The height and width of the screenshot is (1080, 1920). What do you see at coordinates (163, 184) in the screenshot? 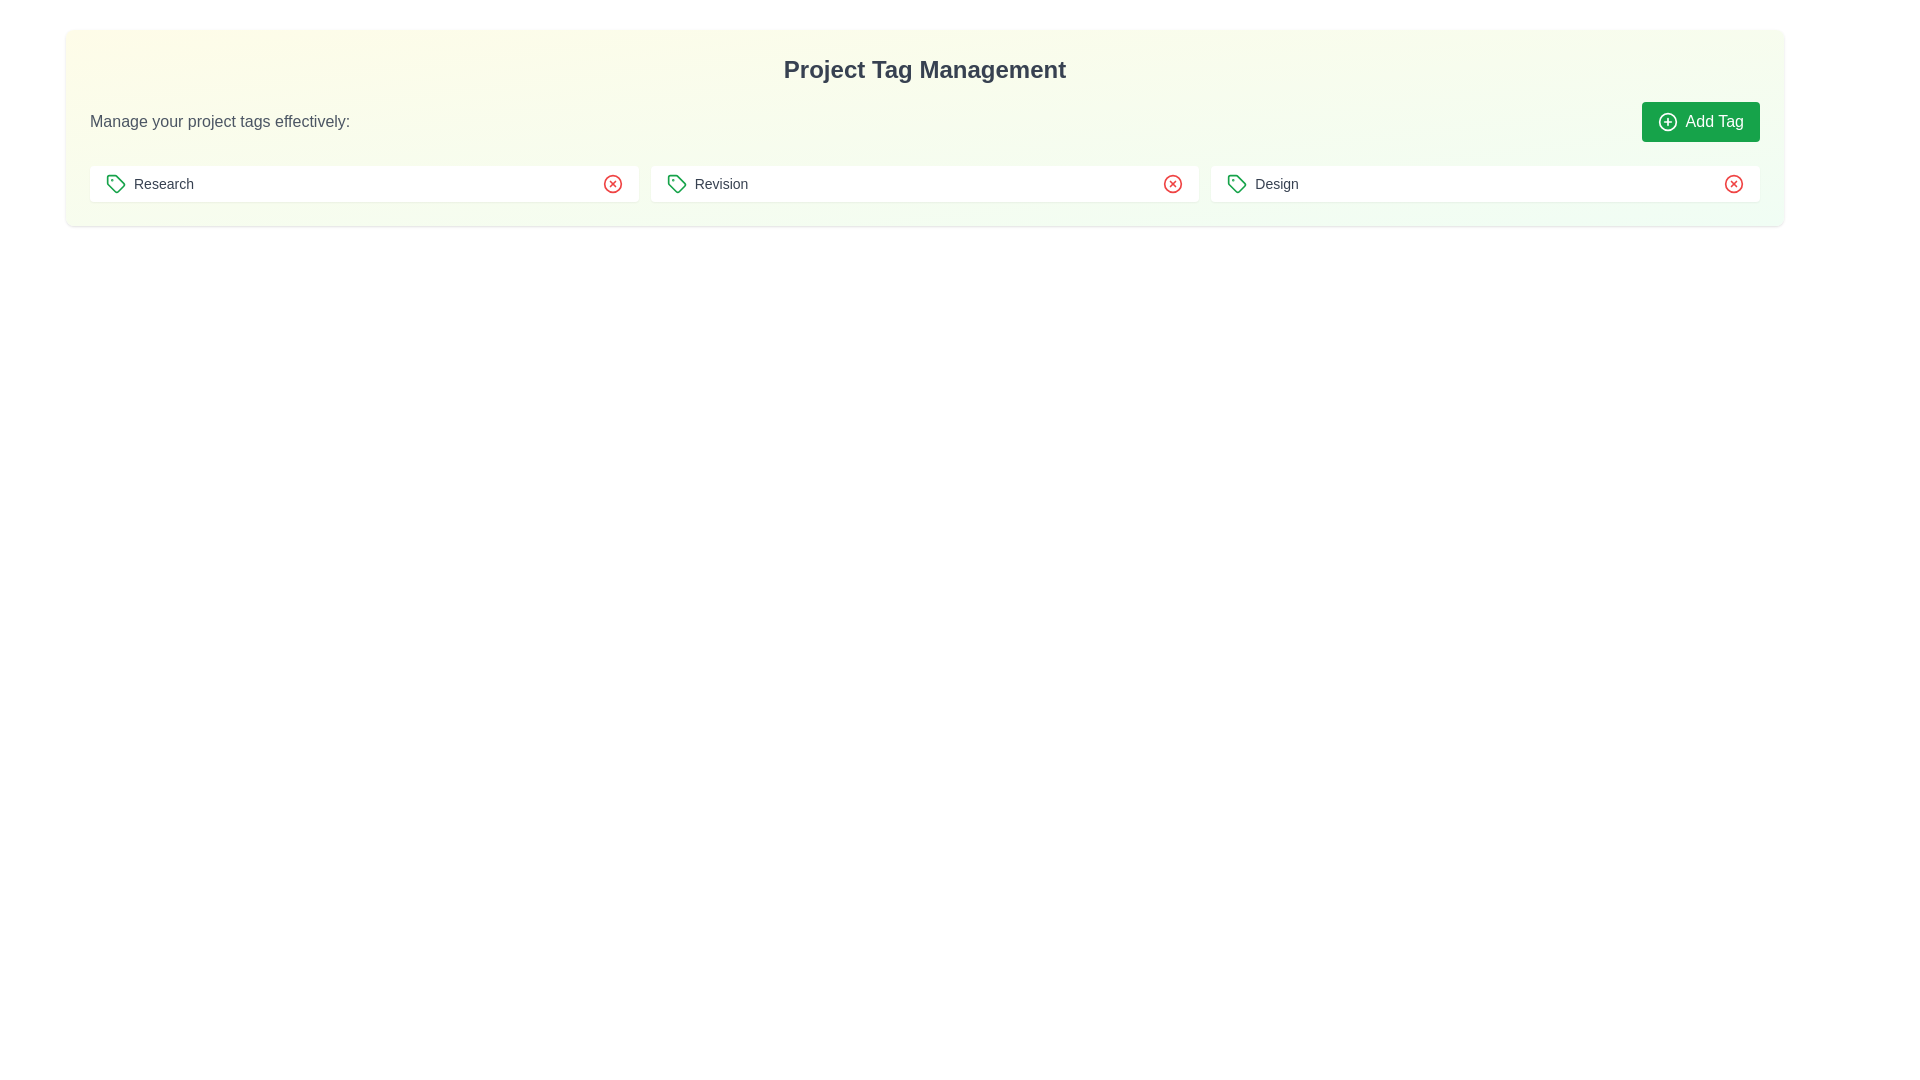
I see `the text label that displays the word 'Research' in gray font, located to the right of a green tag icon in the top-left area of the interface` at bounding box center [163, 184].